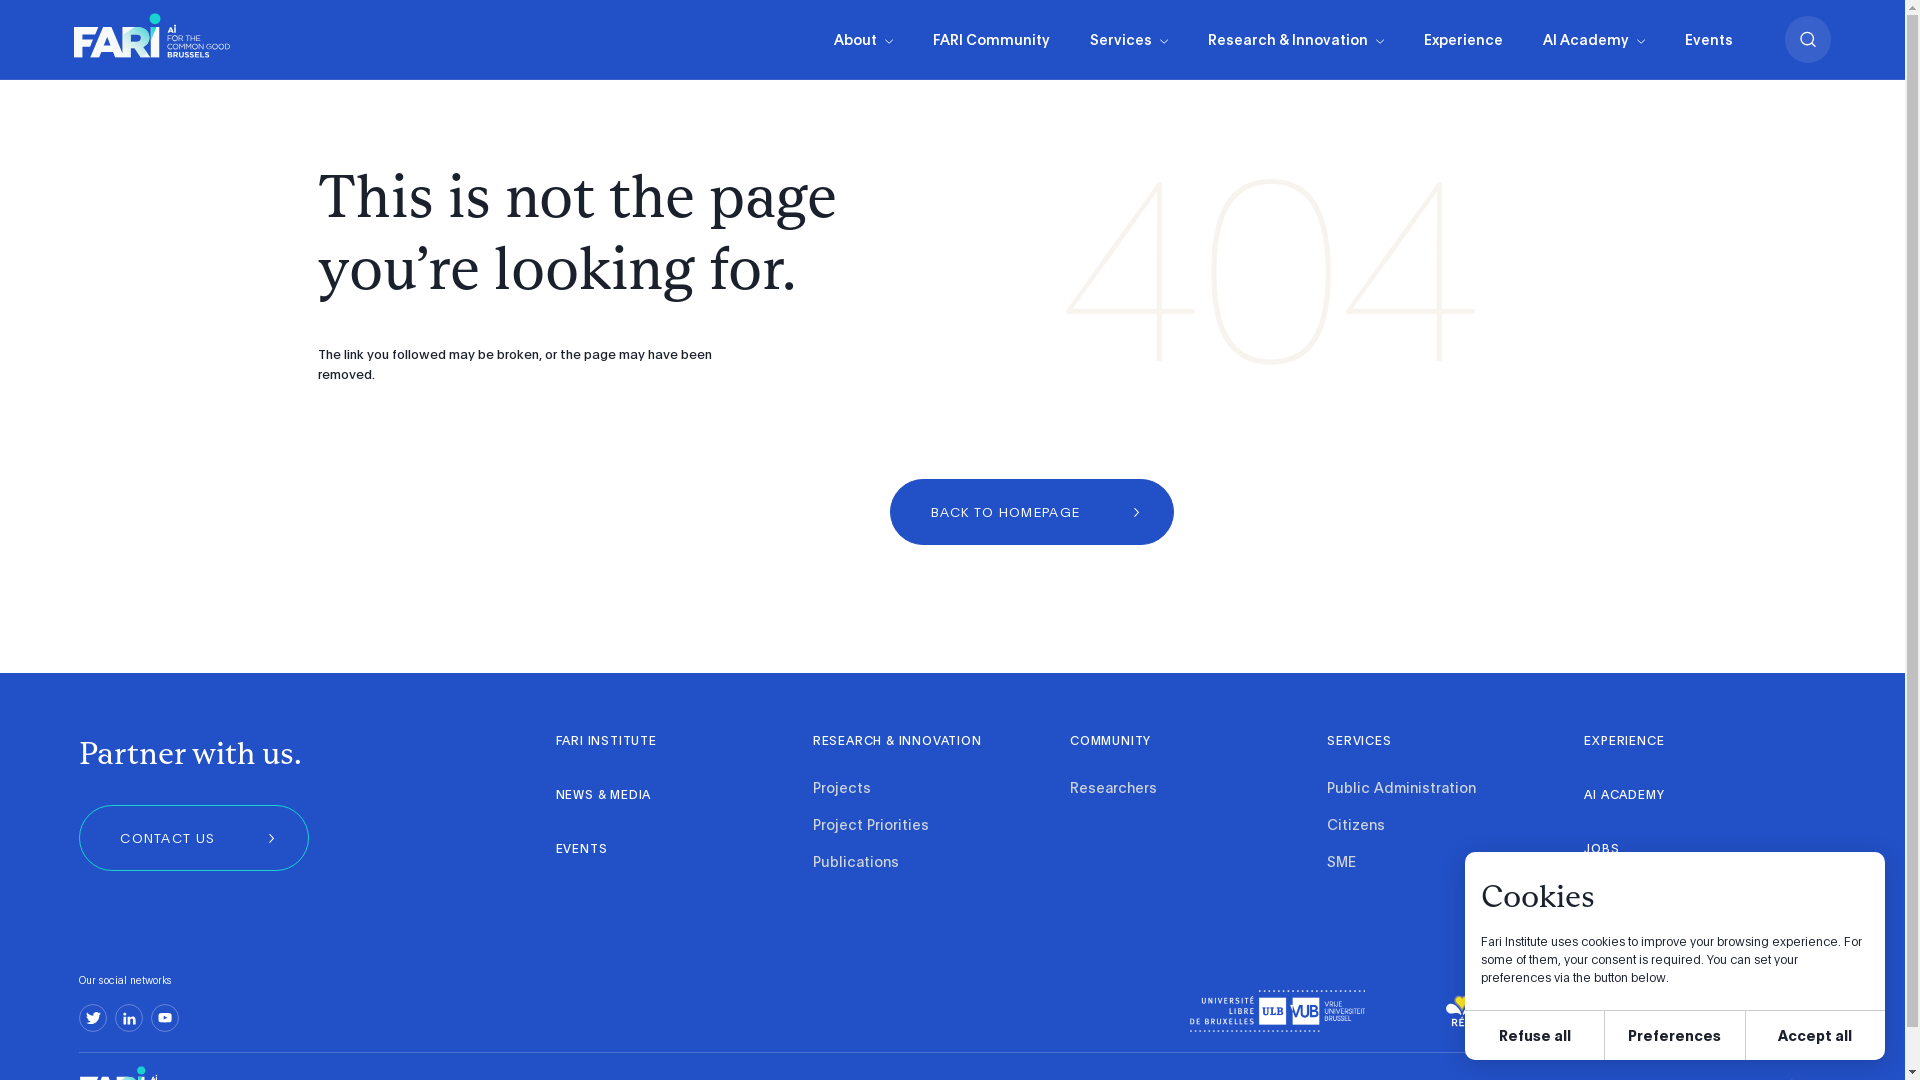  I want to click on 'NEWS & MEDIA', so click(603, 794).